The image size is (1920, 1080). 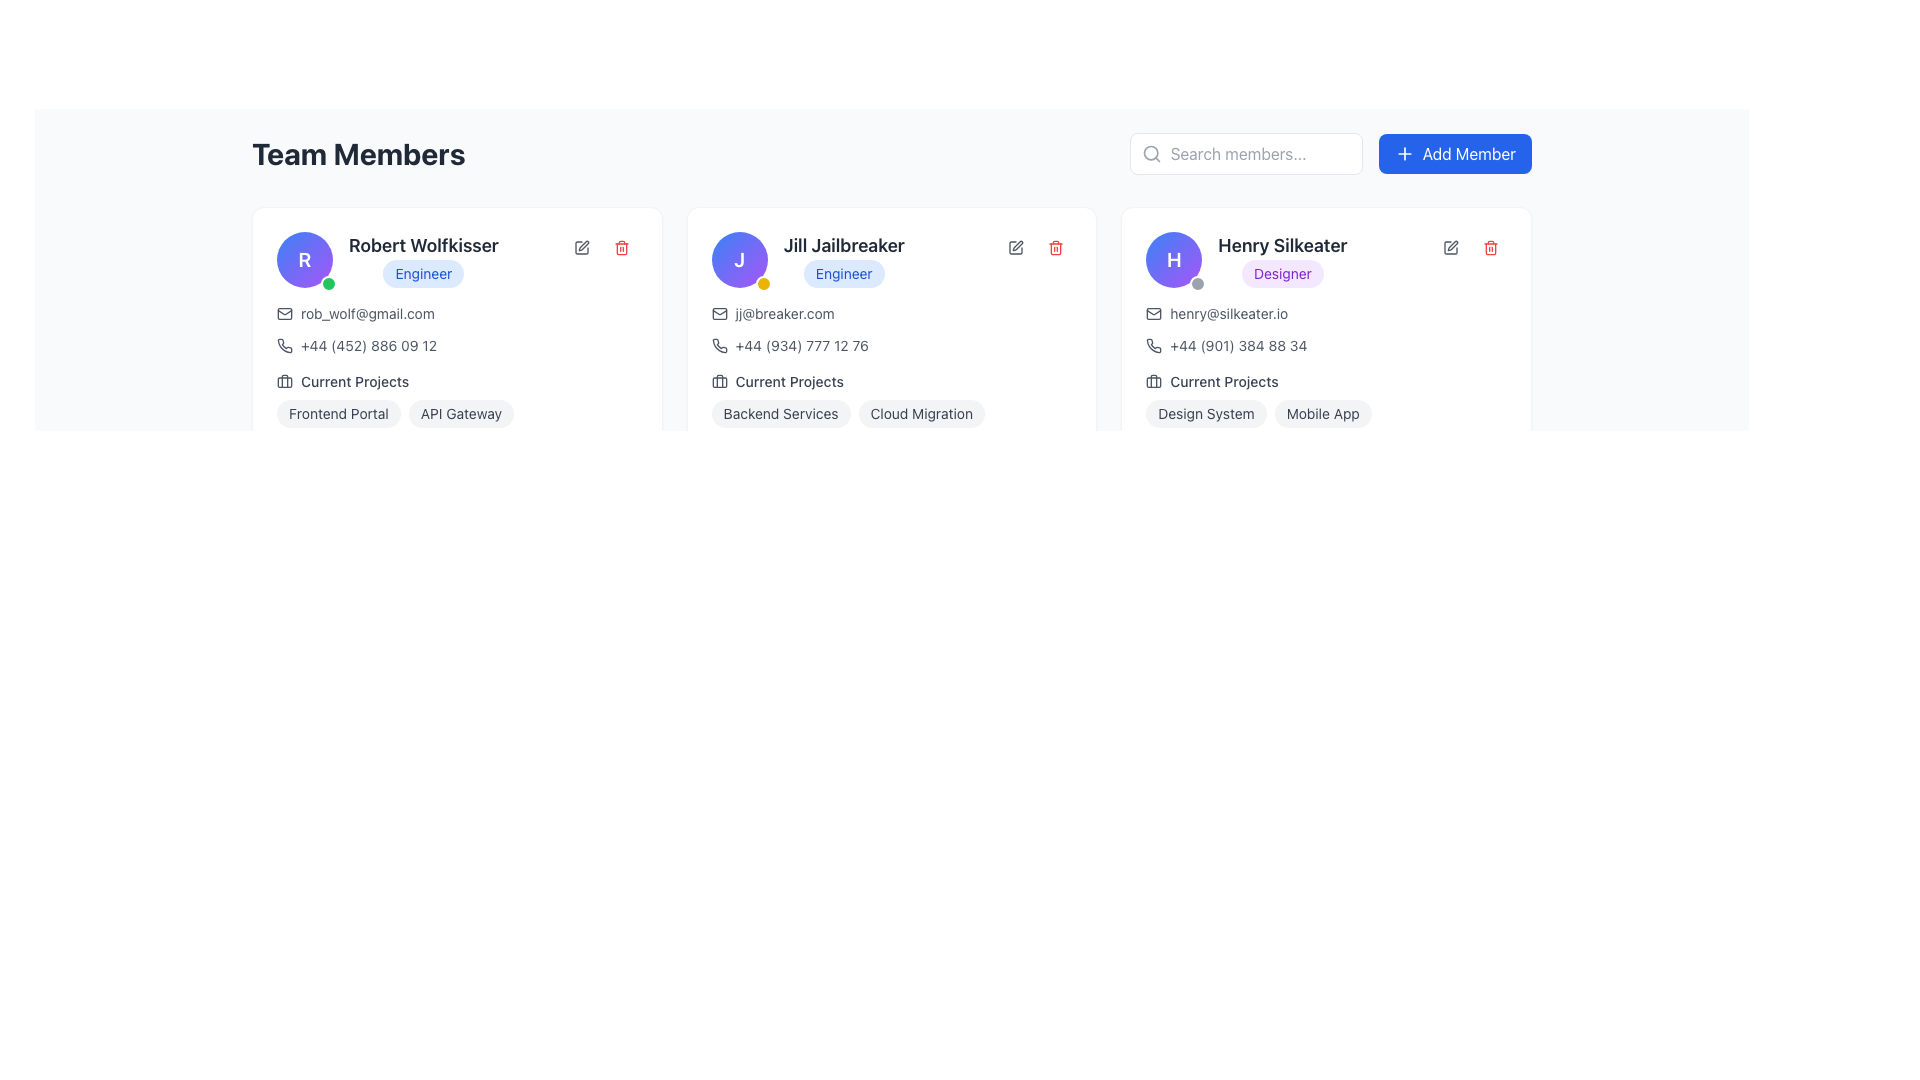 I want to click on the Profile Summary Section for 'Robert Wolfkisser', so click(x=456, y=258).